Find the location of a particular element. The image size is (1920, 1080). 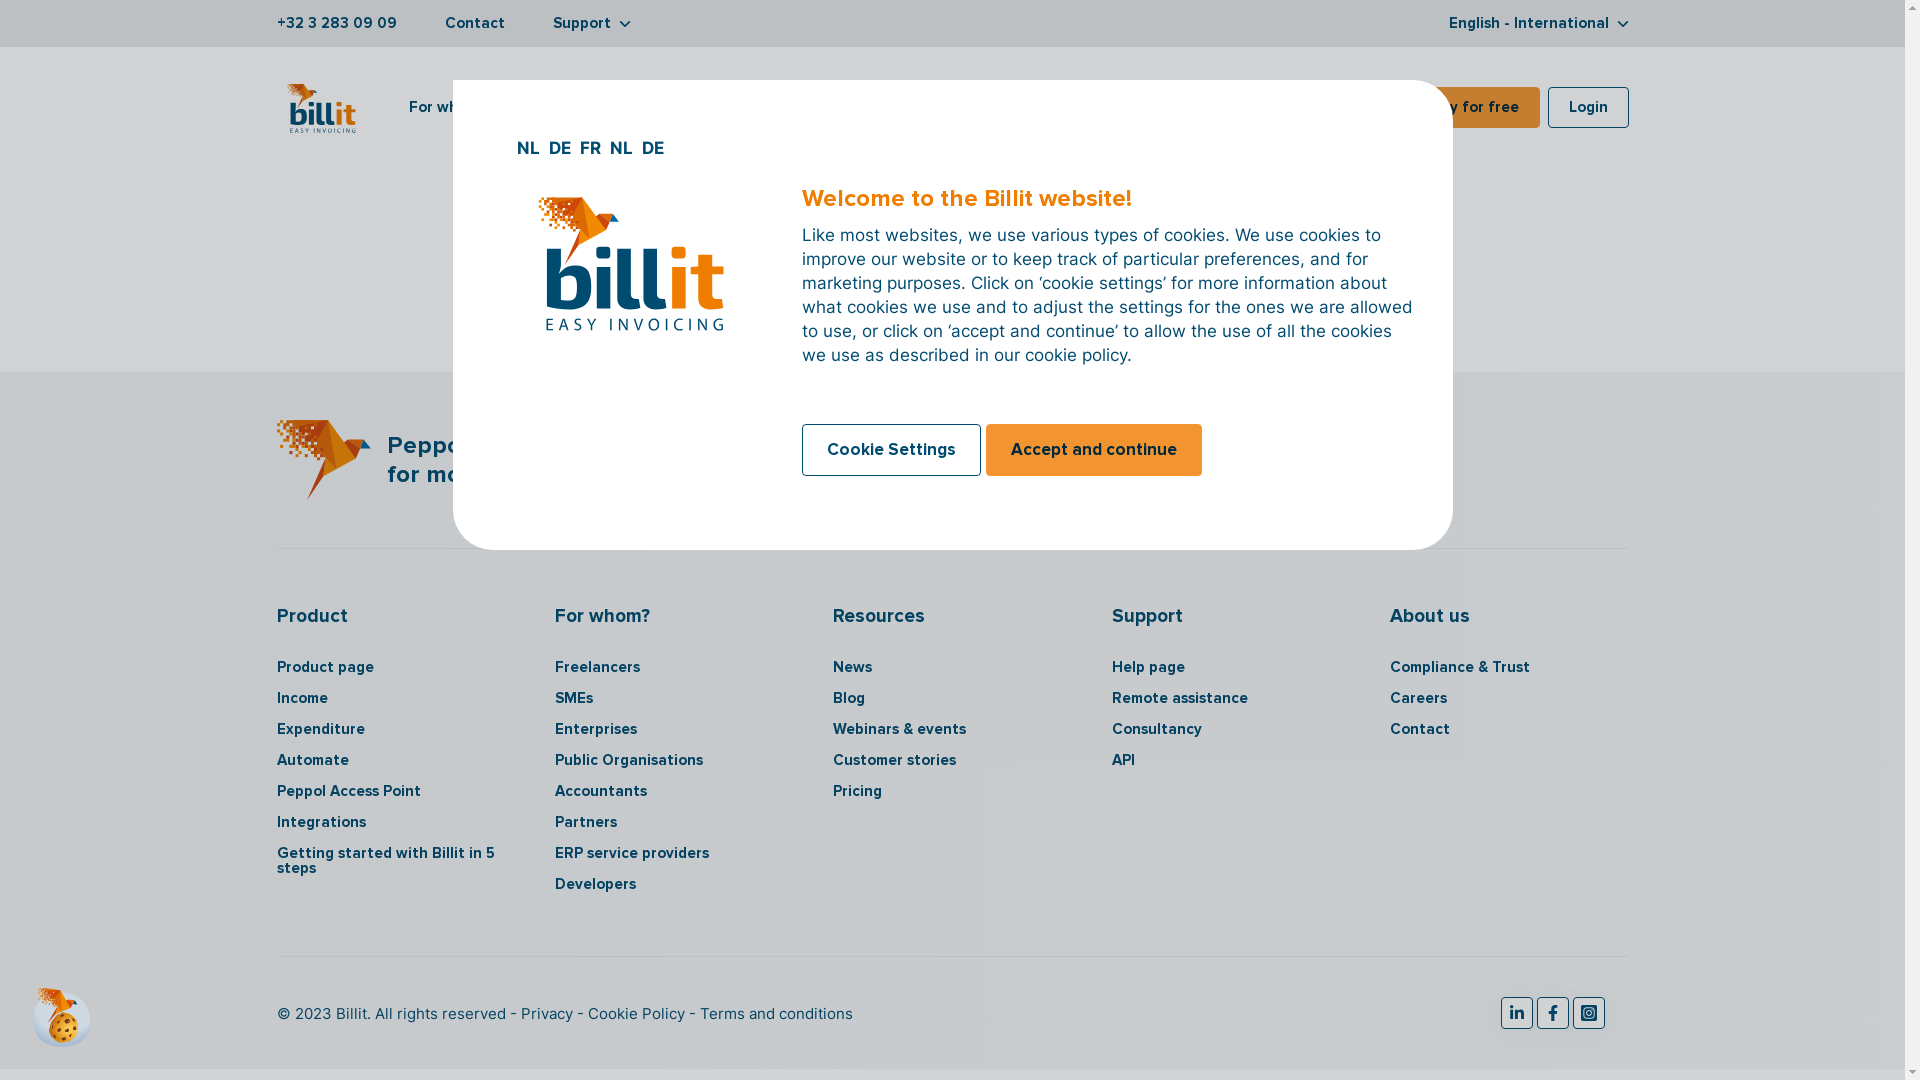

'For whom?' is located at coordinates (455, 107).